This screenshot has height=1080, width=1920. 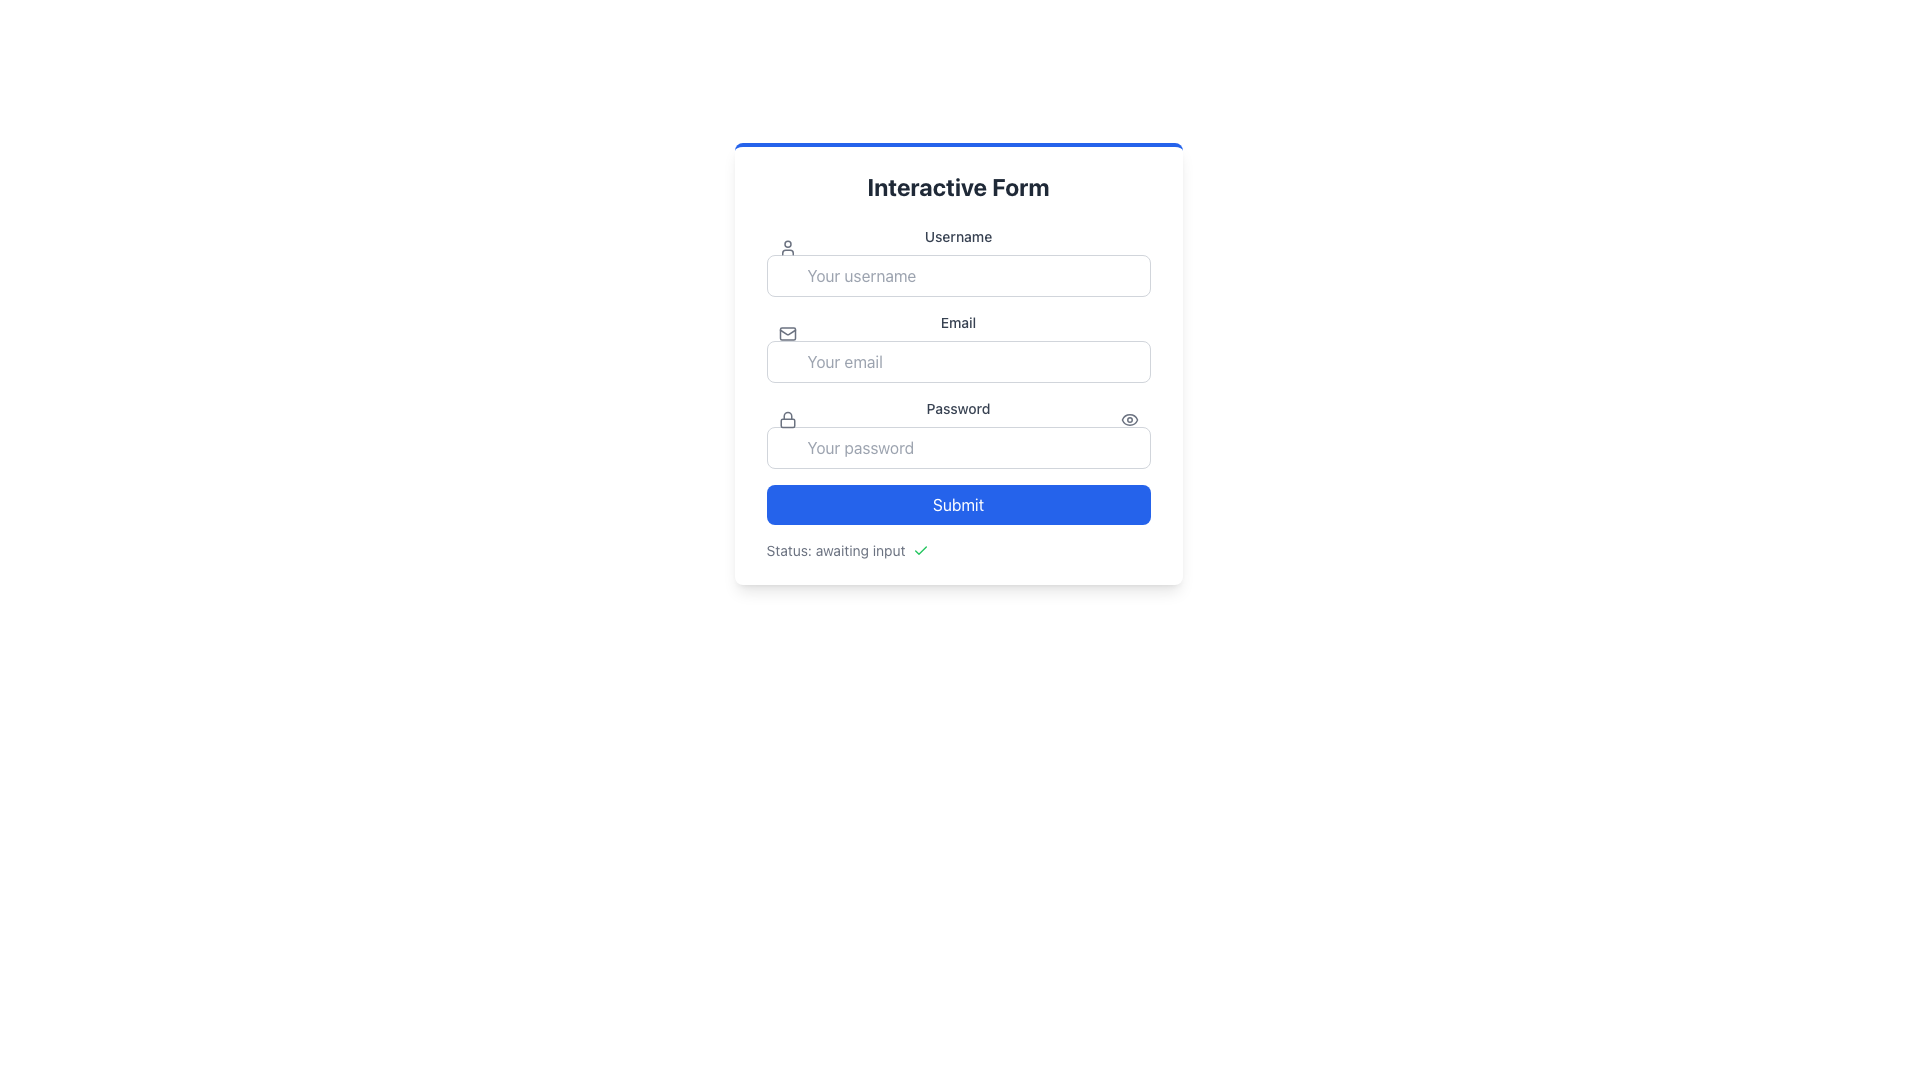 I want to click on the lock icon that visually indicates the password input field, located at the top-left corner of the input box, so click(x=786, y=419).